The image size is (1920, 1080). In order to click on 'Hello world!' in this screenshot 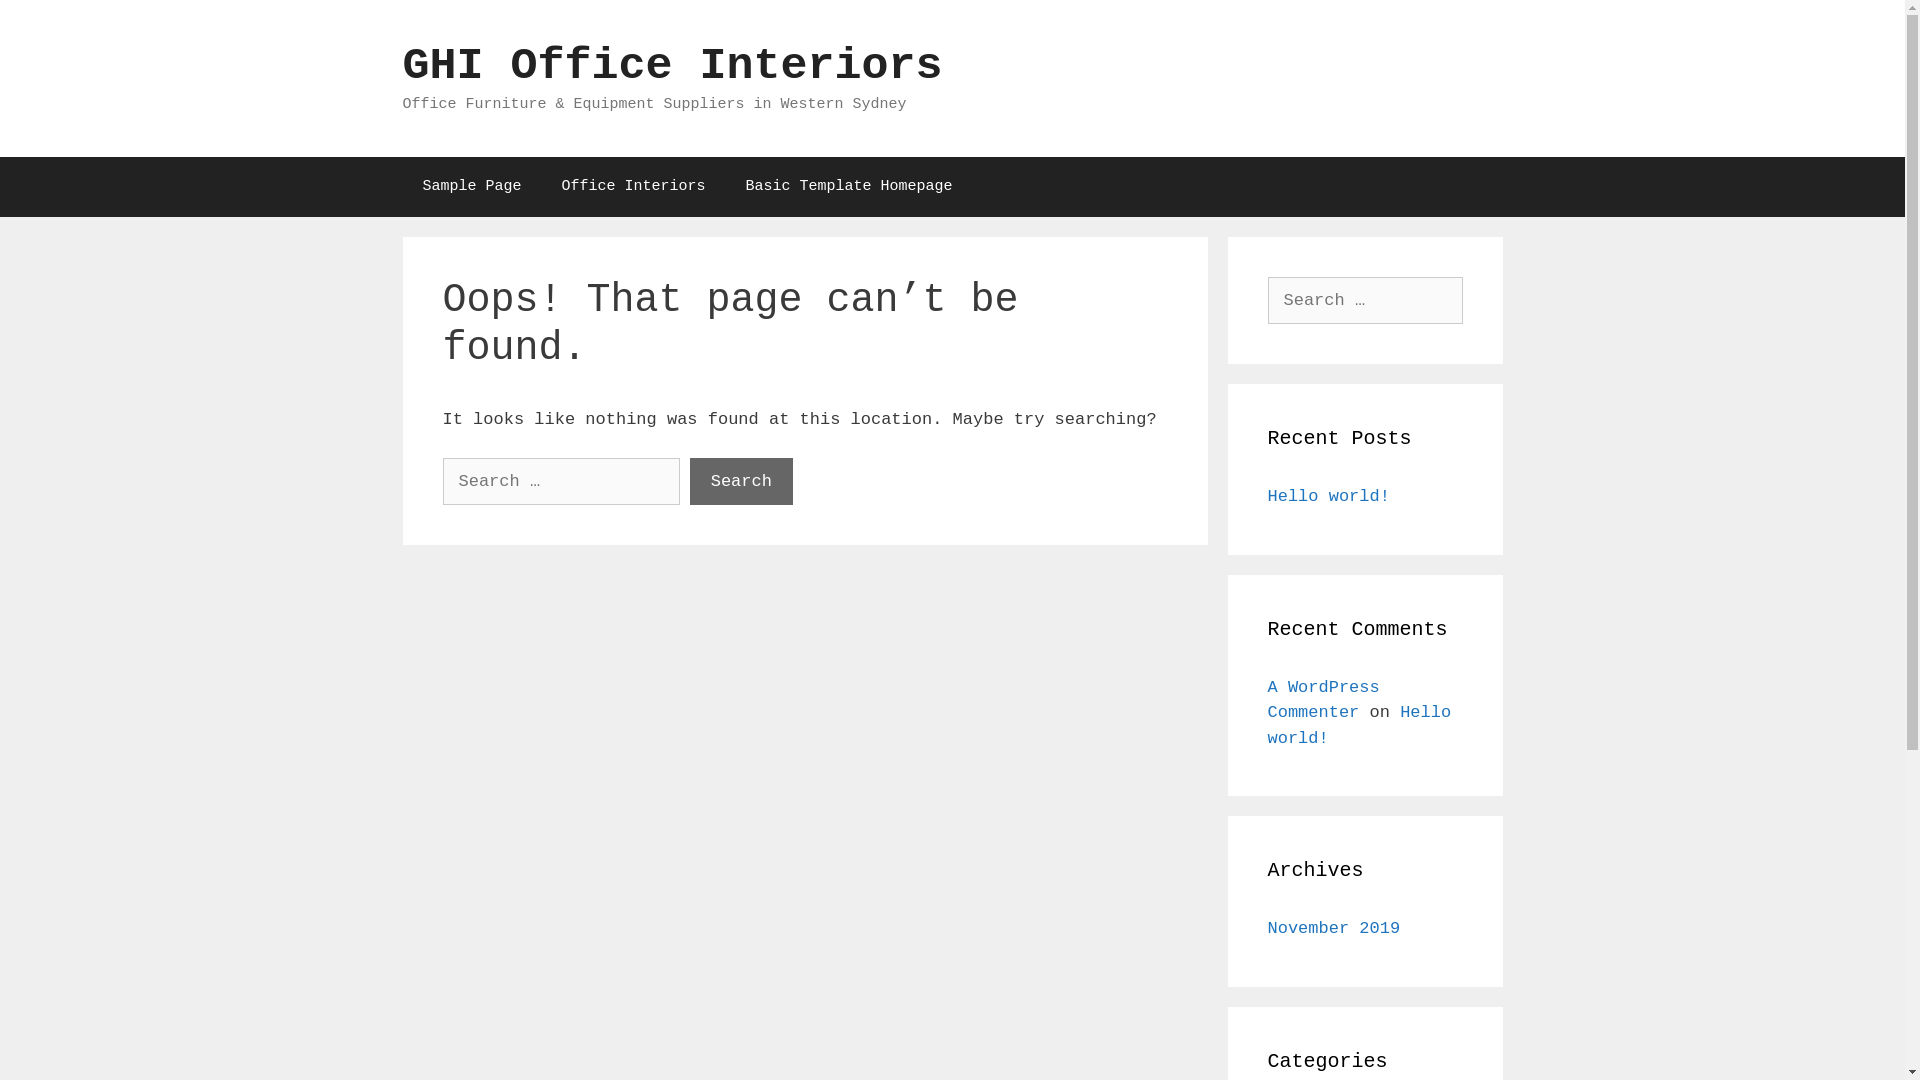, I will do `click(1329, 495)`.